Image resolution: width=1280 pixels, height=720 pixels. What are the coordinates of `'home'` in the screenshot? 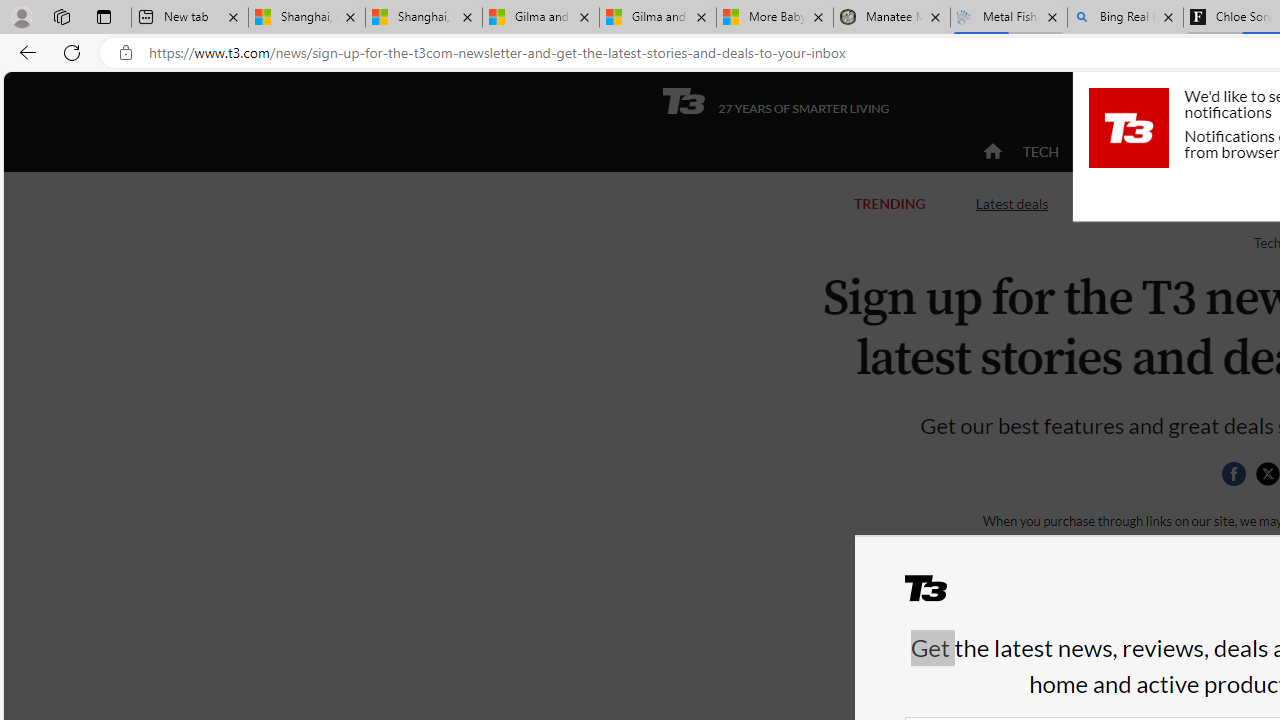 It's located at (992, 152).